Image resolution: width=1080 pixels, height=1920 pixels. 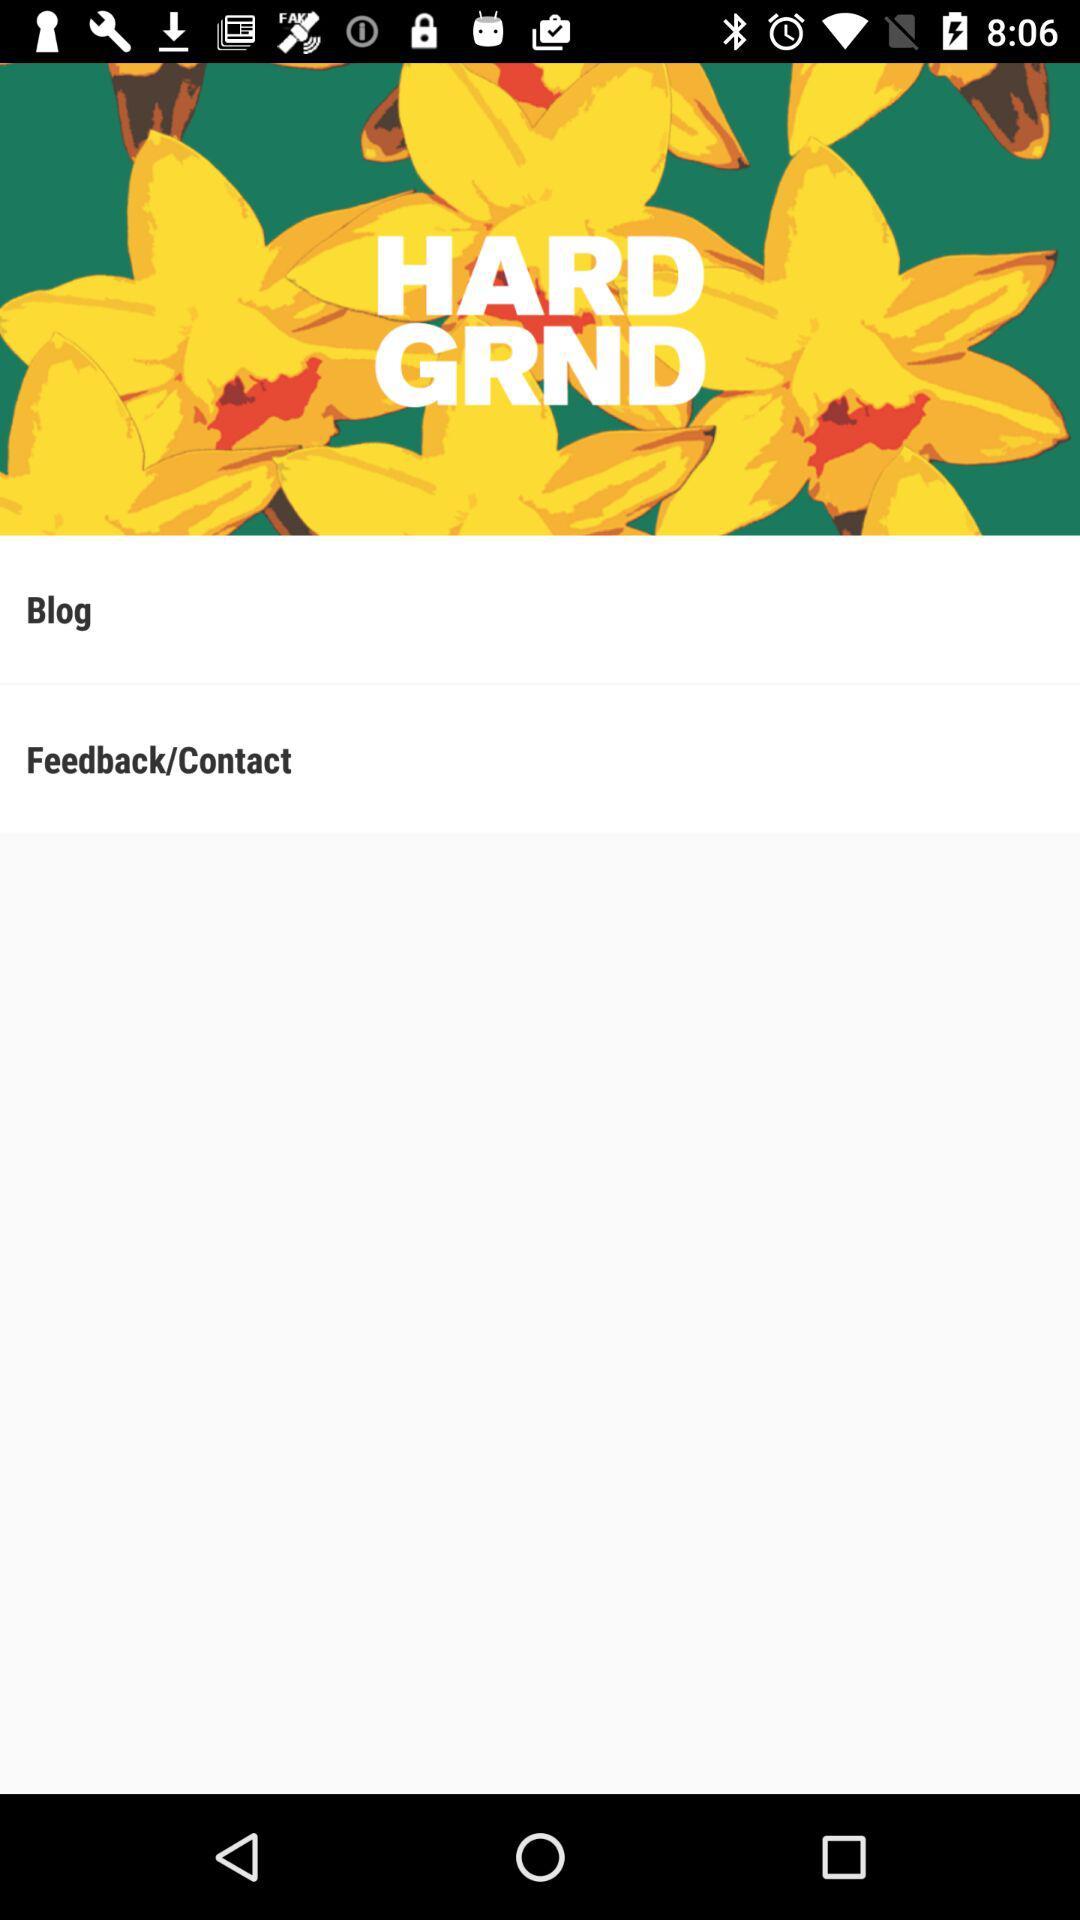 What do you see at coordinates (540, 757) in the screenshot?
I see `feedback/contact item` at bounding box center [540, 757].